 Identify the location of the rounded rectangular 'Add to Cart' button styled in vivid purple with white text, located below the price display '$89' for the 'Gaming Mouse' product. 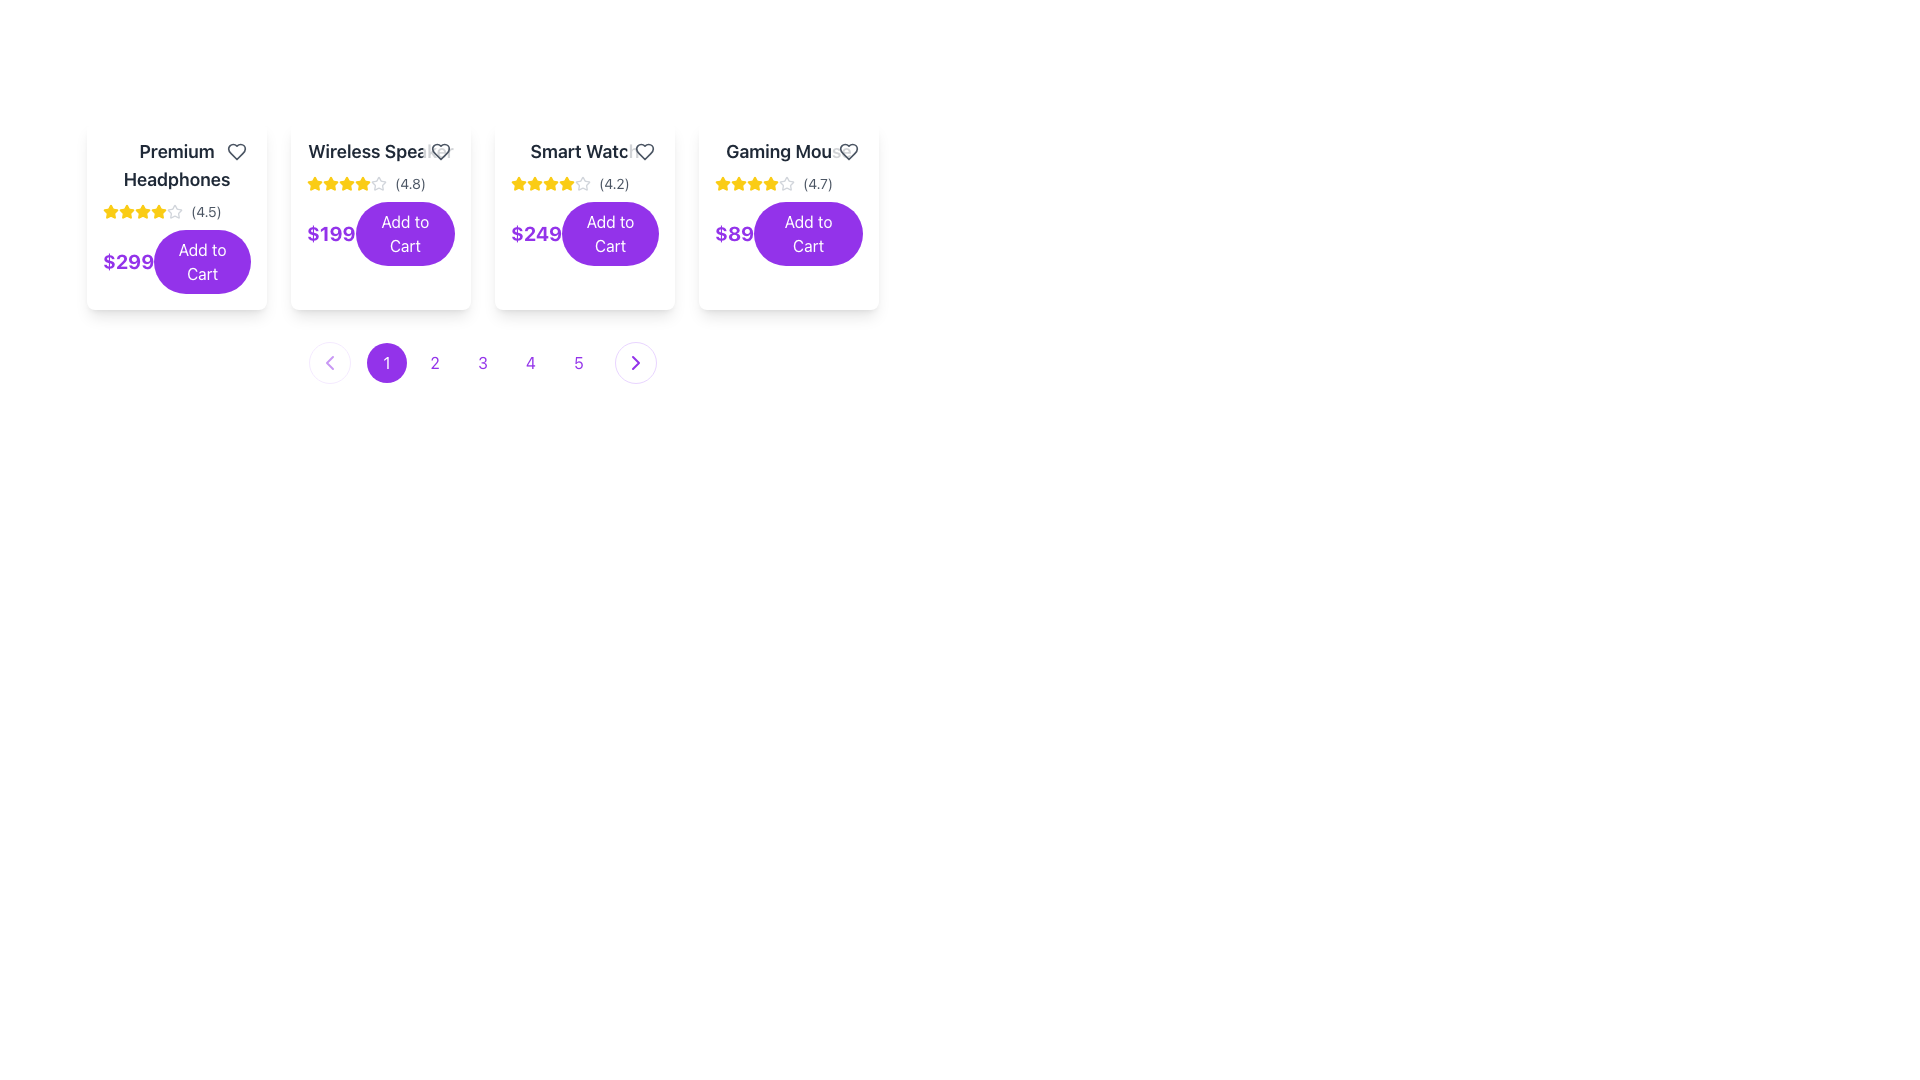
(808, 233).